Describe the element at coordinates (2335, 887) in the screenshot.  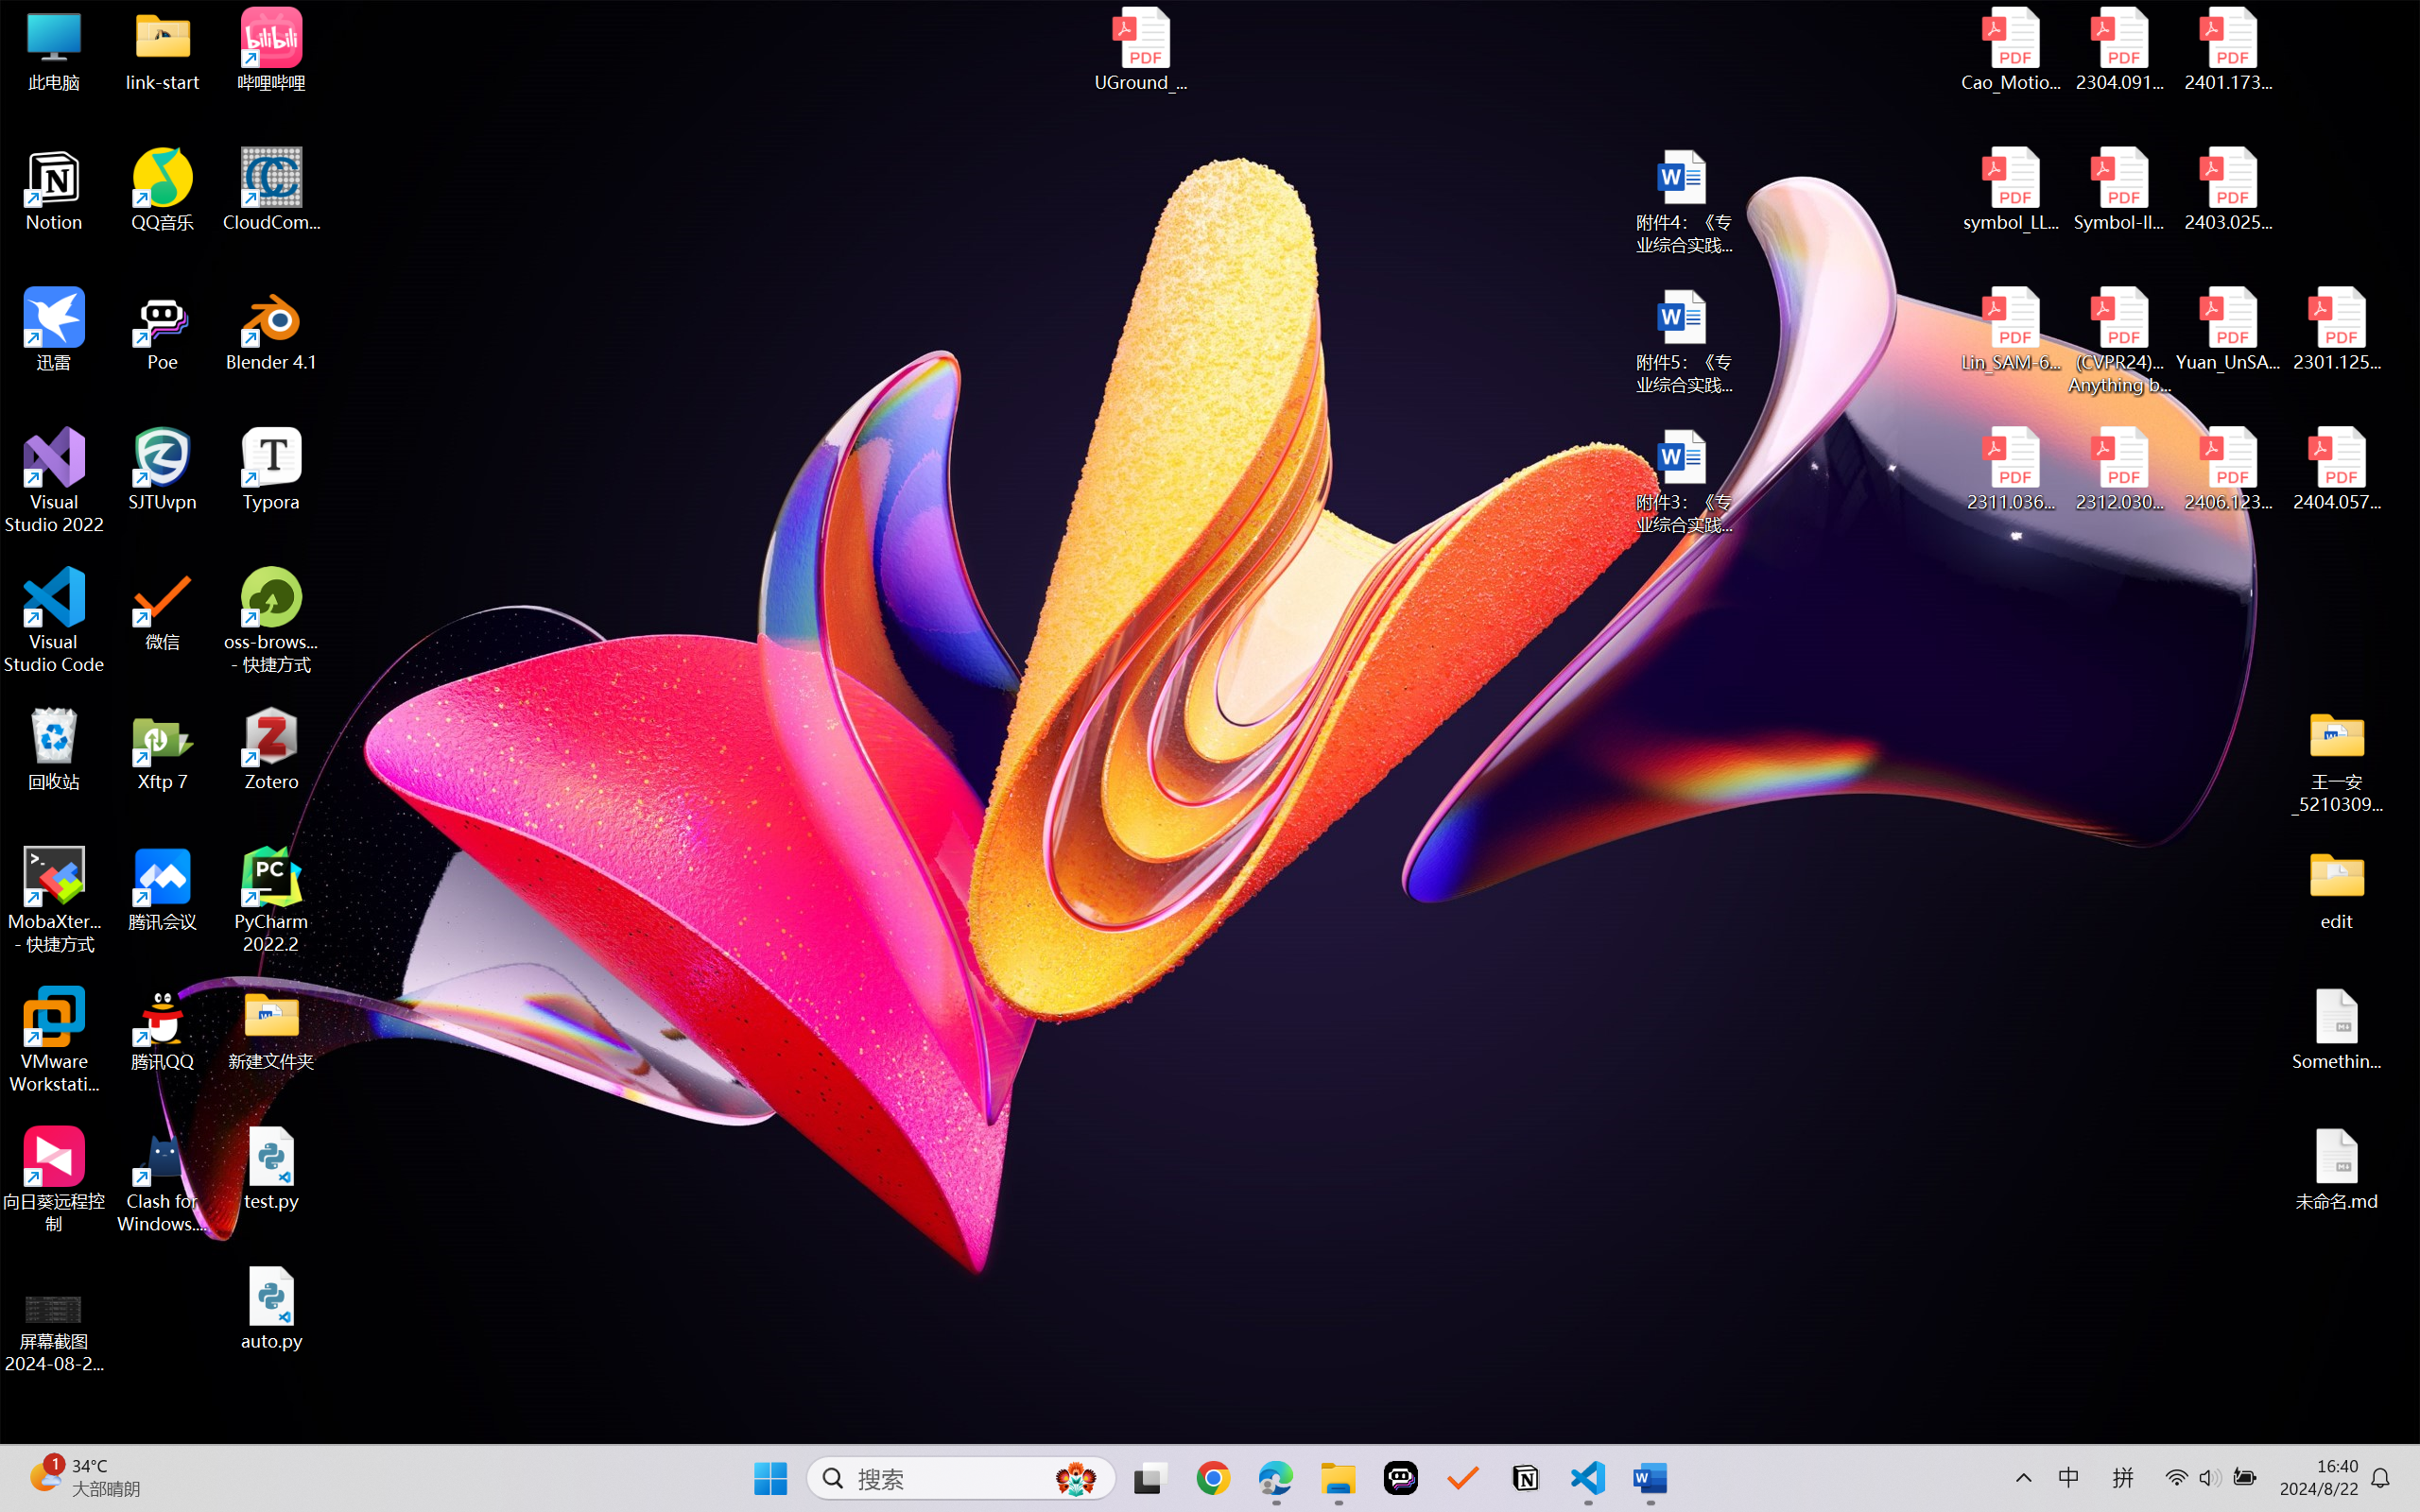
I see `'edit'` at that location.